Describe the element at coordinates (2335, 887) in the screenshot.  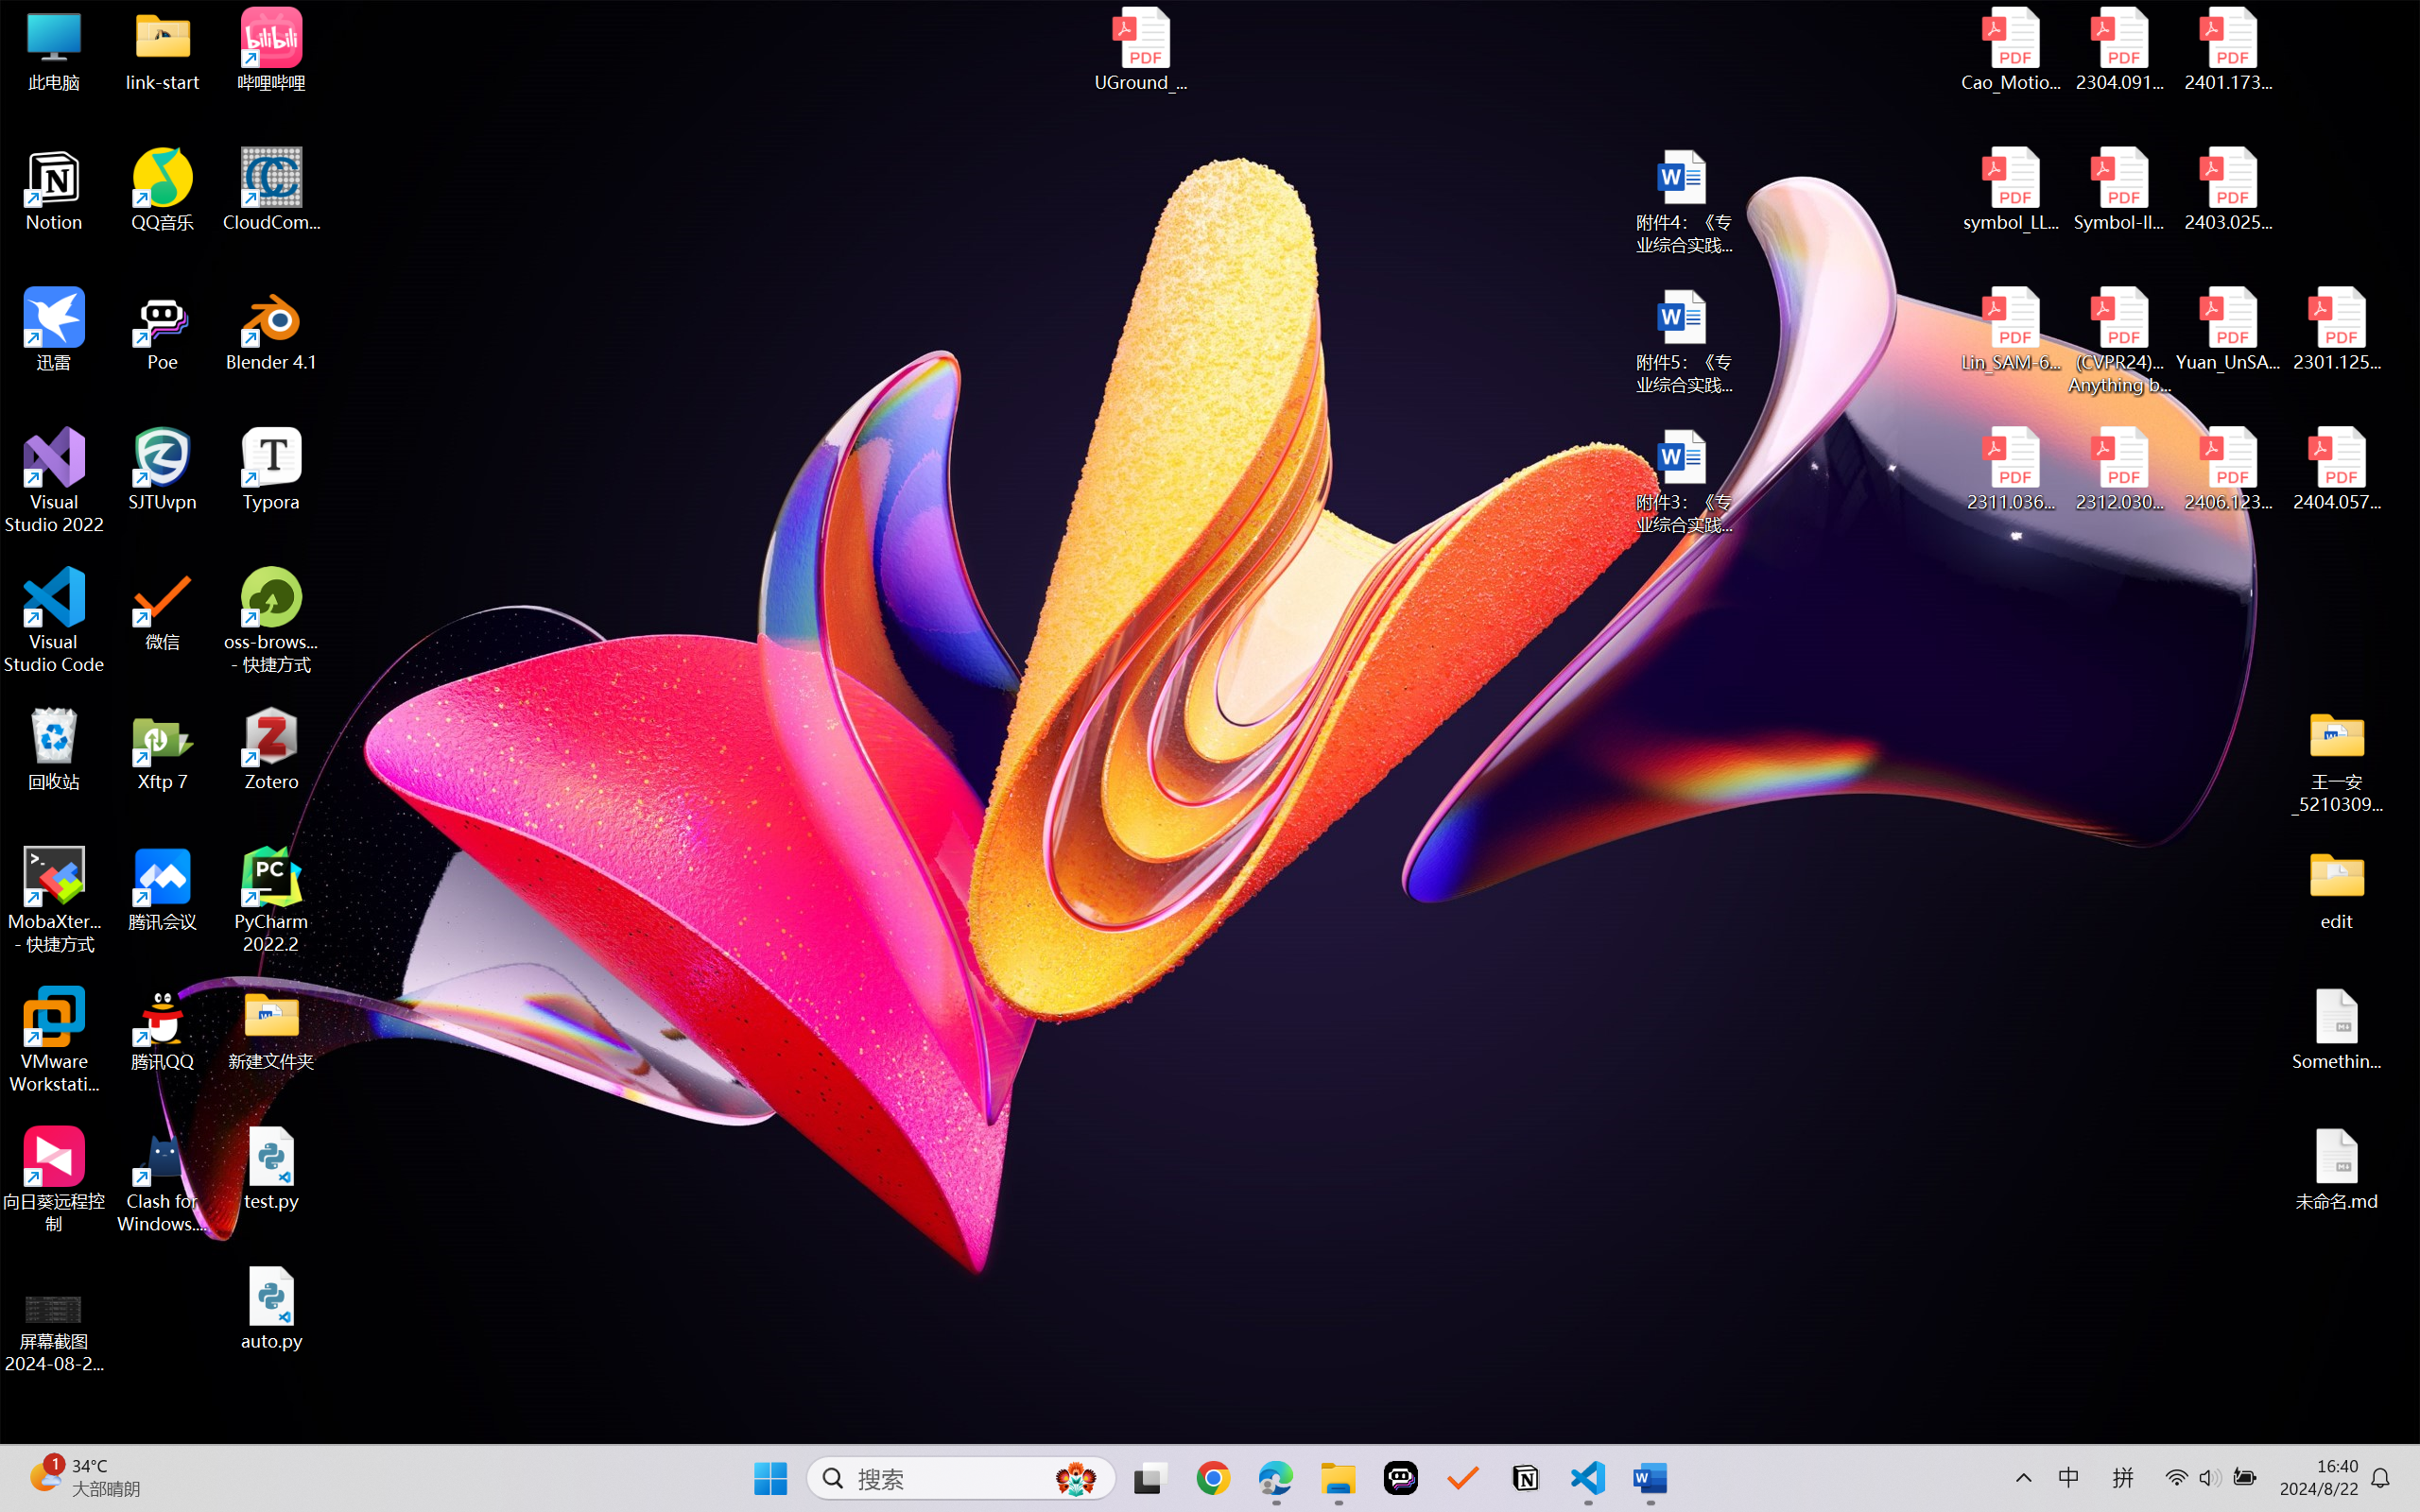
I see `'edit'` at that location.